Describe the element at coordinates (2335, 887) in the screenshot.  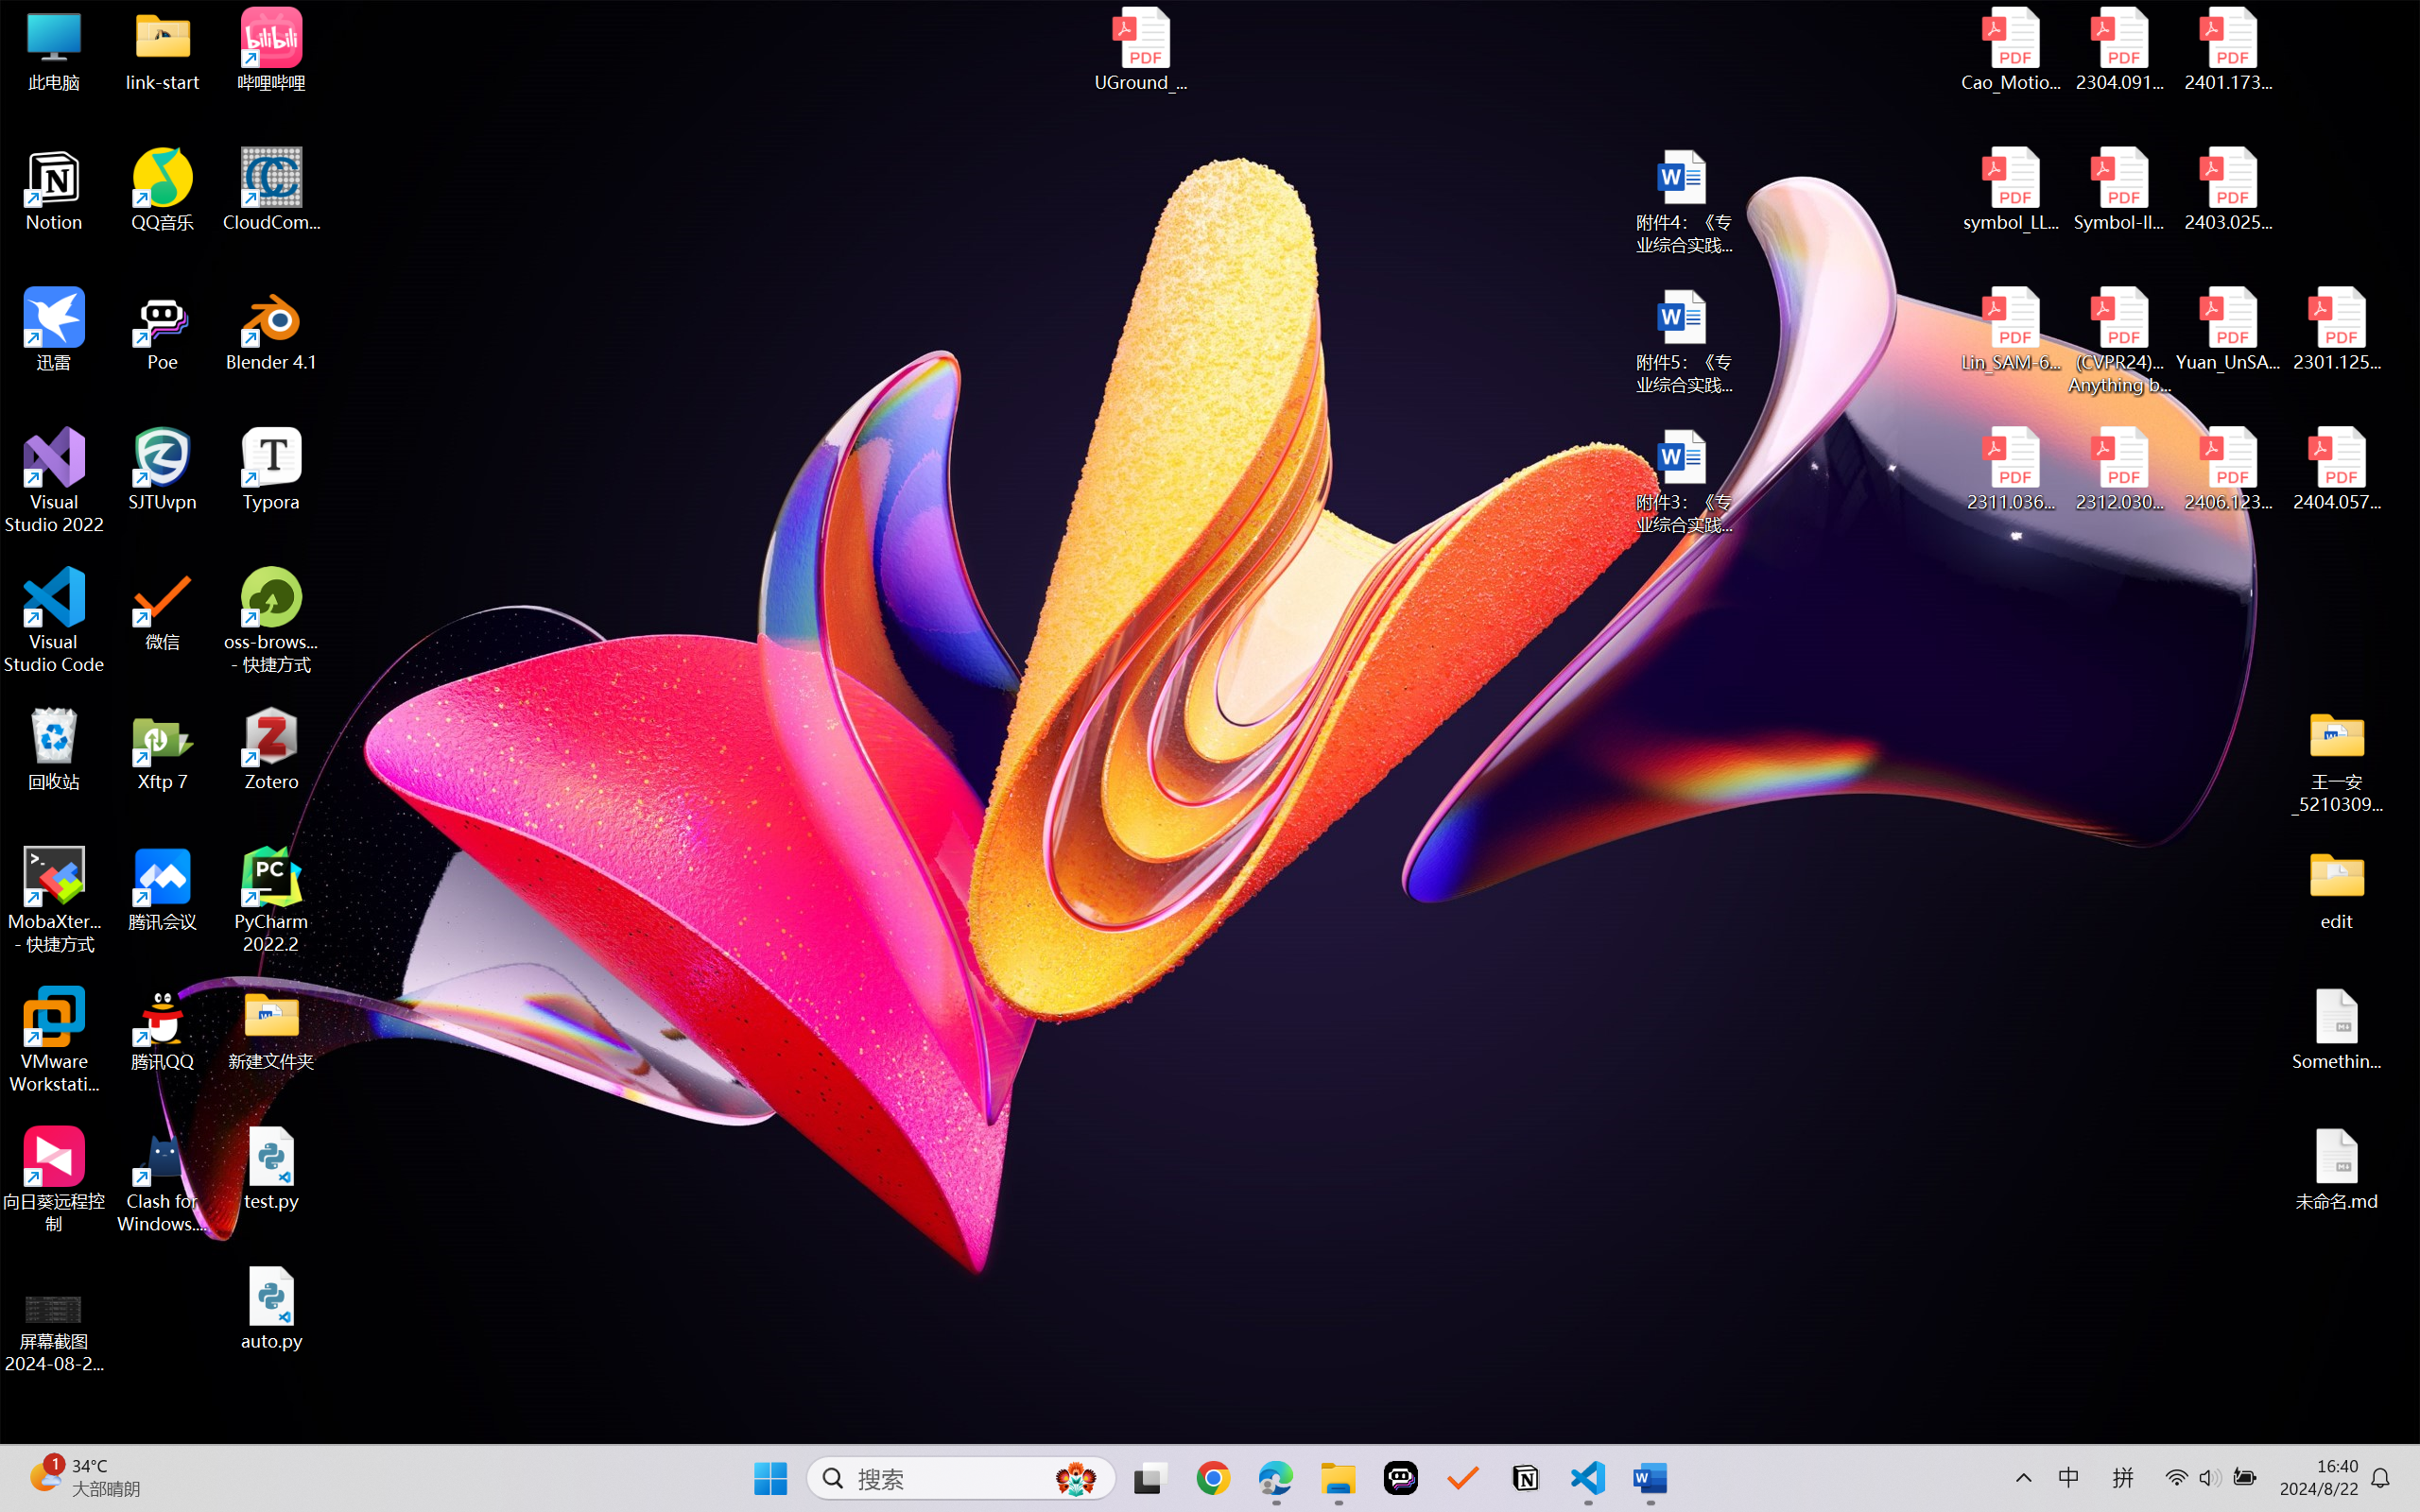
I see `'edit'` at that location.